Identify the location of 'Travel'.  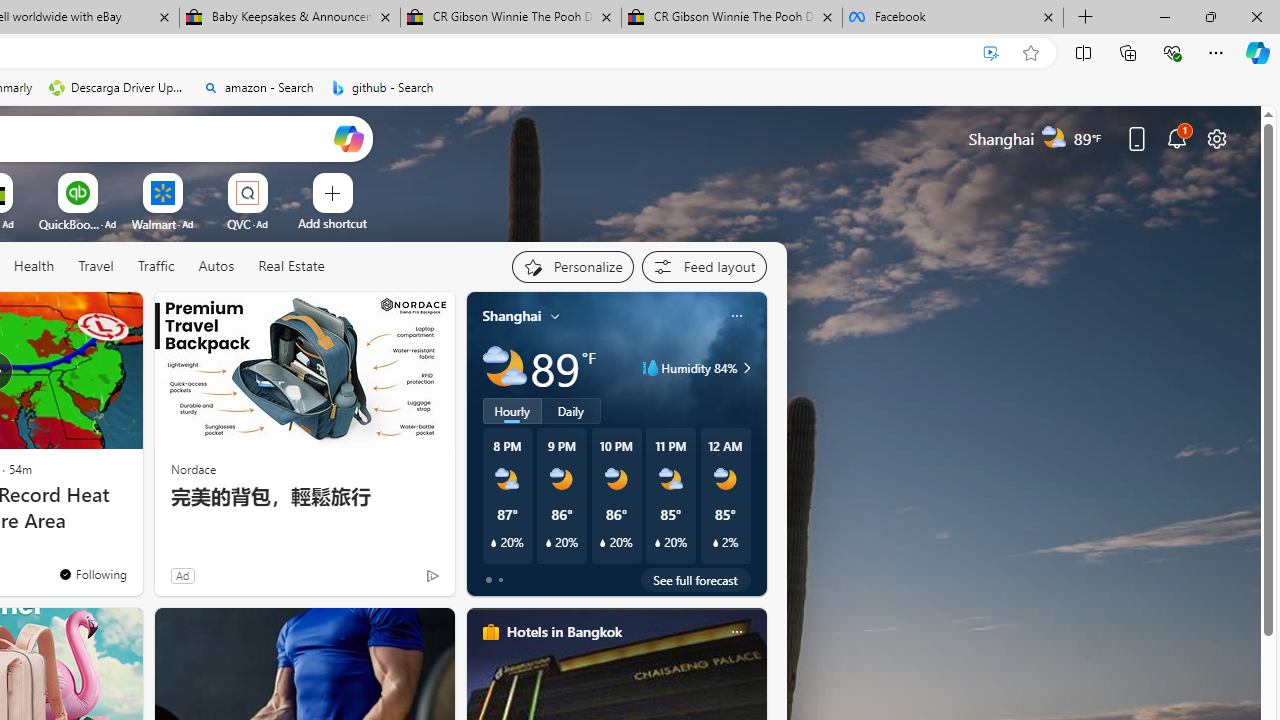
(95, 265).